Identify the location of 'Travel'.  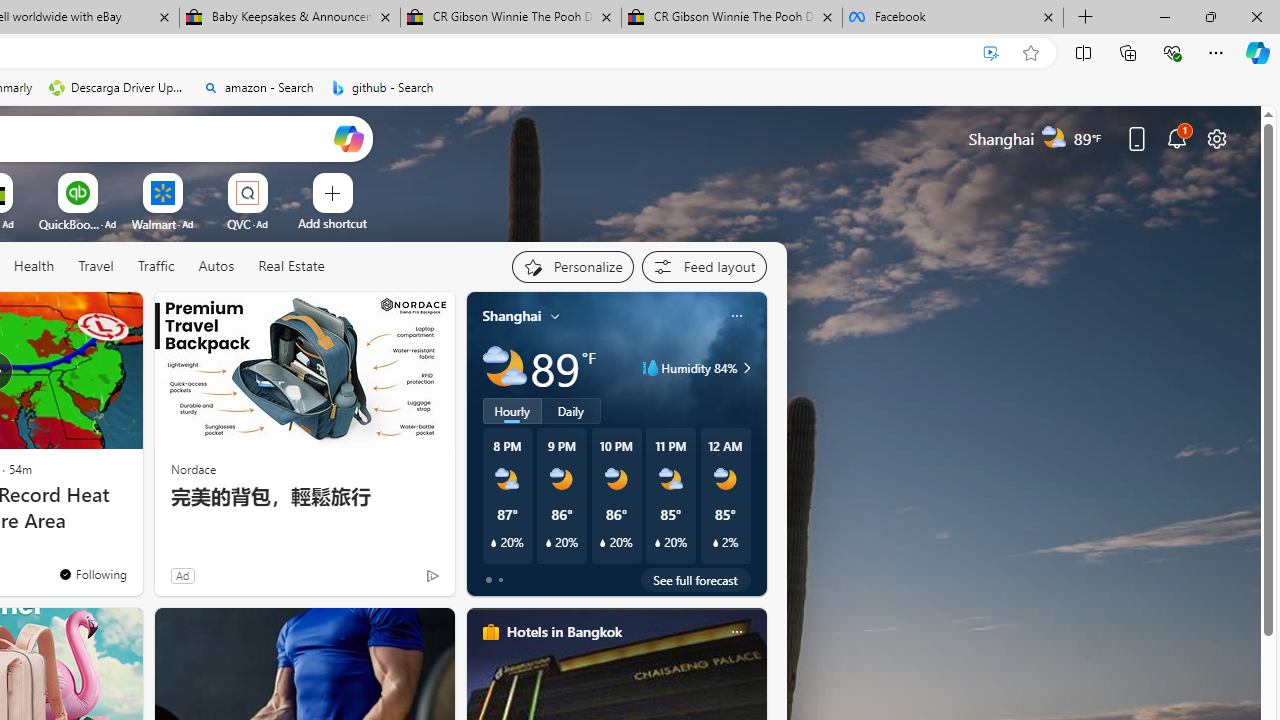
(95, 265).